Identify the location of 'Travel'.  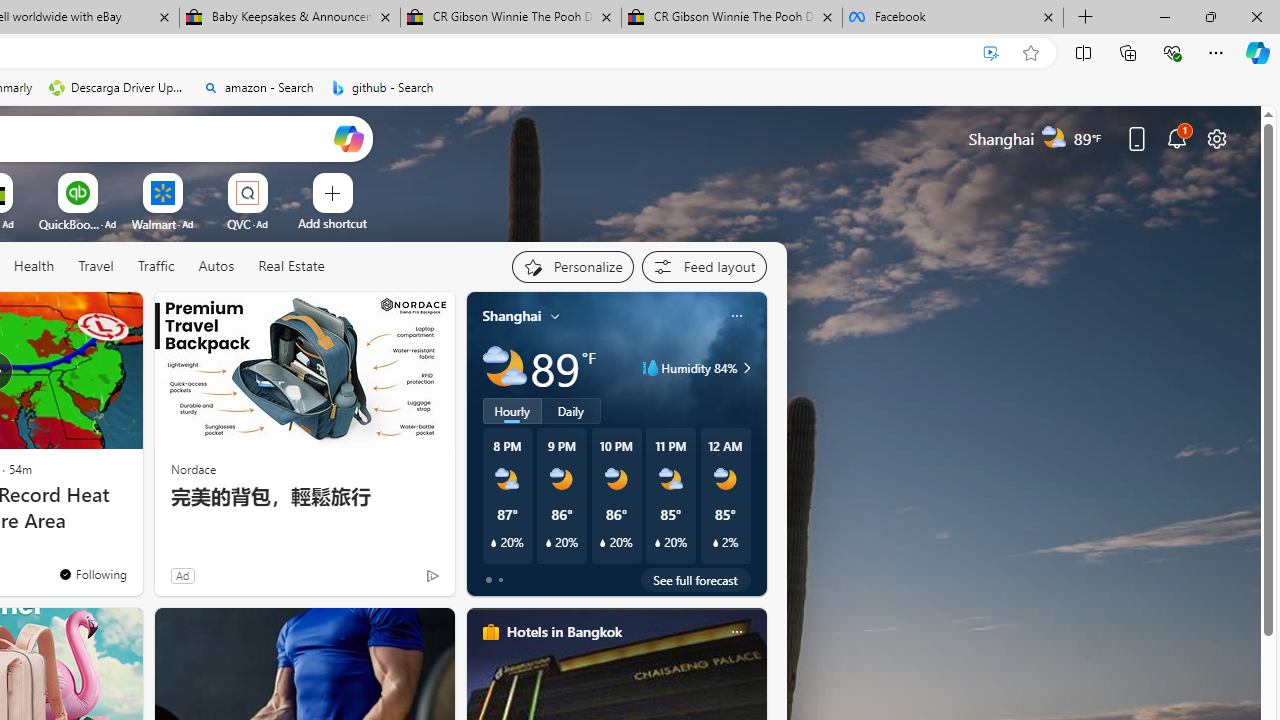
(95, 265).